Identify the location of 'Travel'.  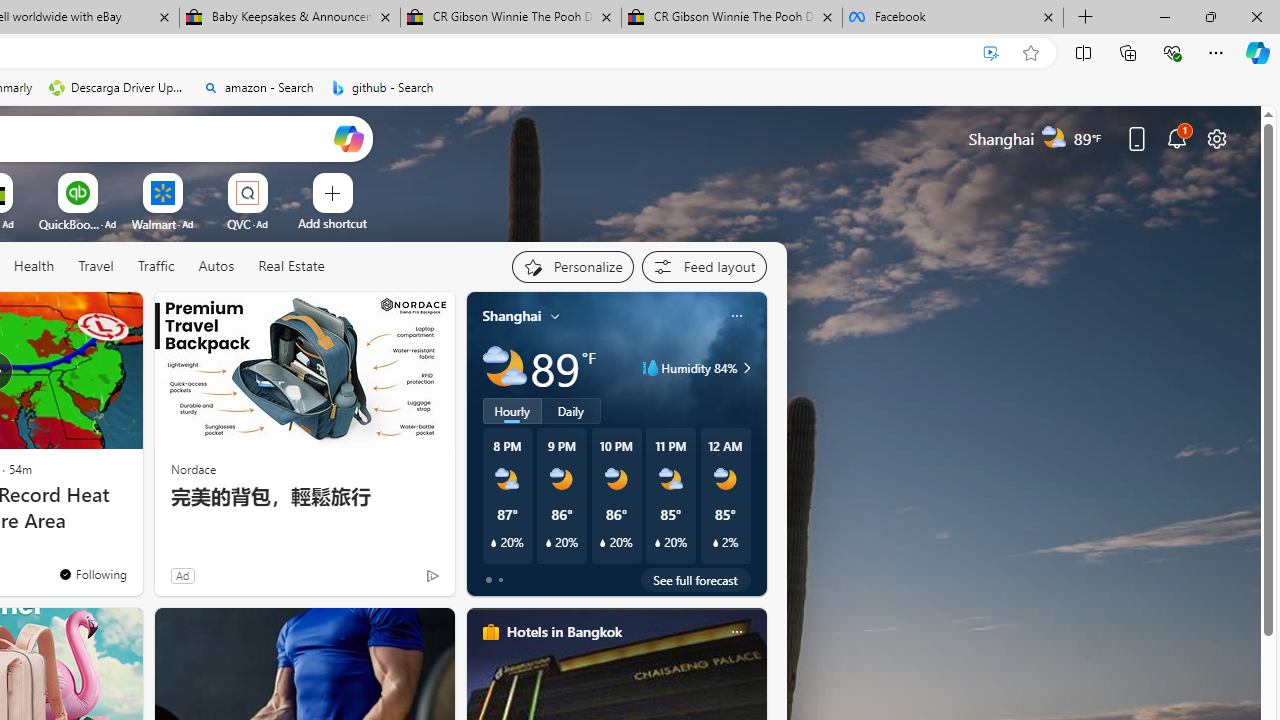
(95, 265).